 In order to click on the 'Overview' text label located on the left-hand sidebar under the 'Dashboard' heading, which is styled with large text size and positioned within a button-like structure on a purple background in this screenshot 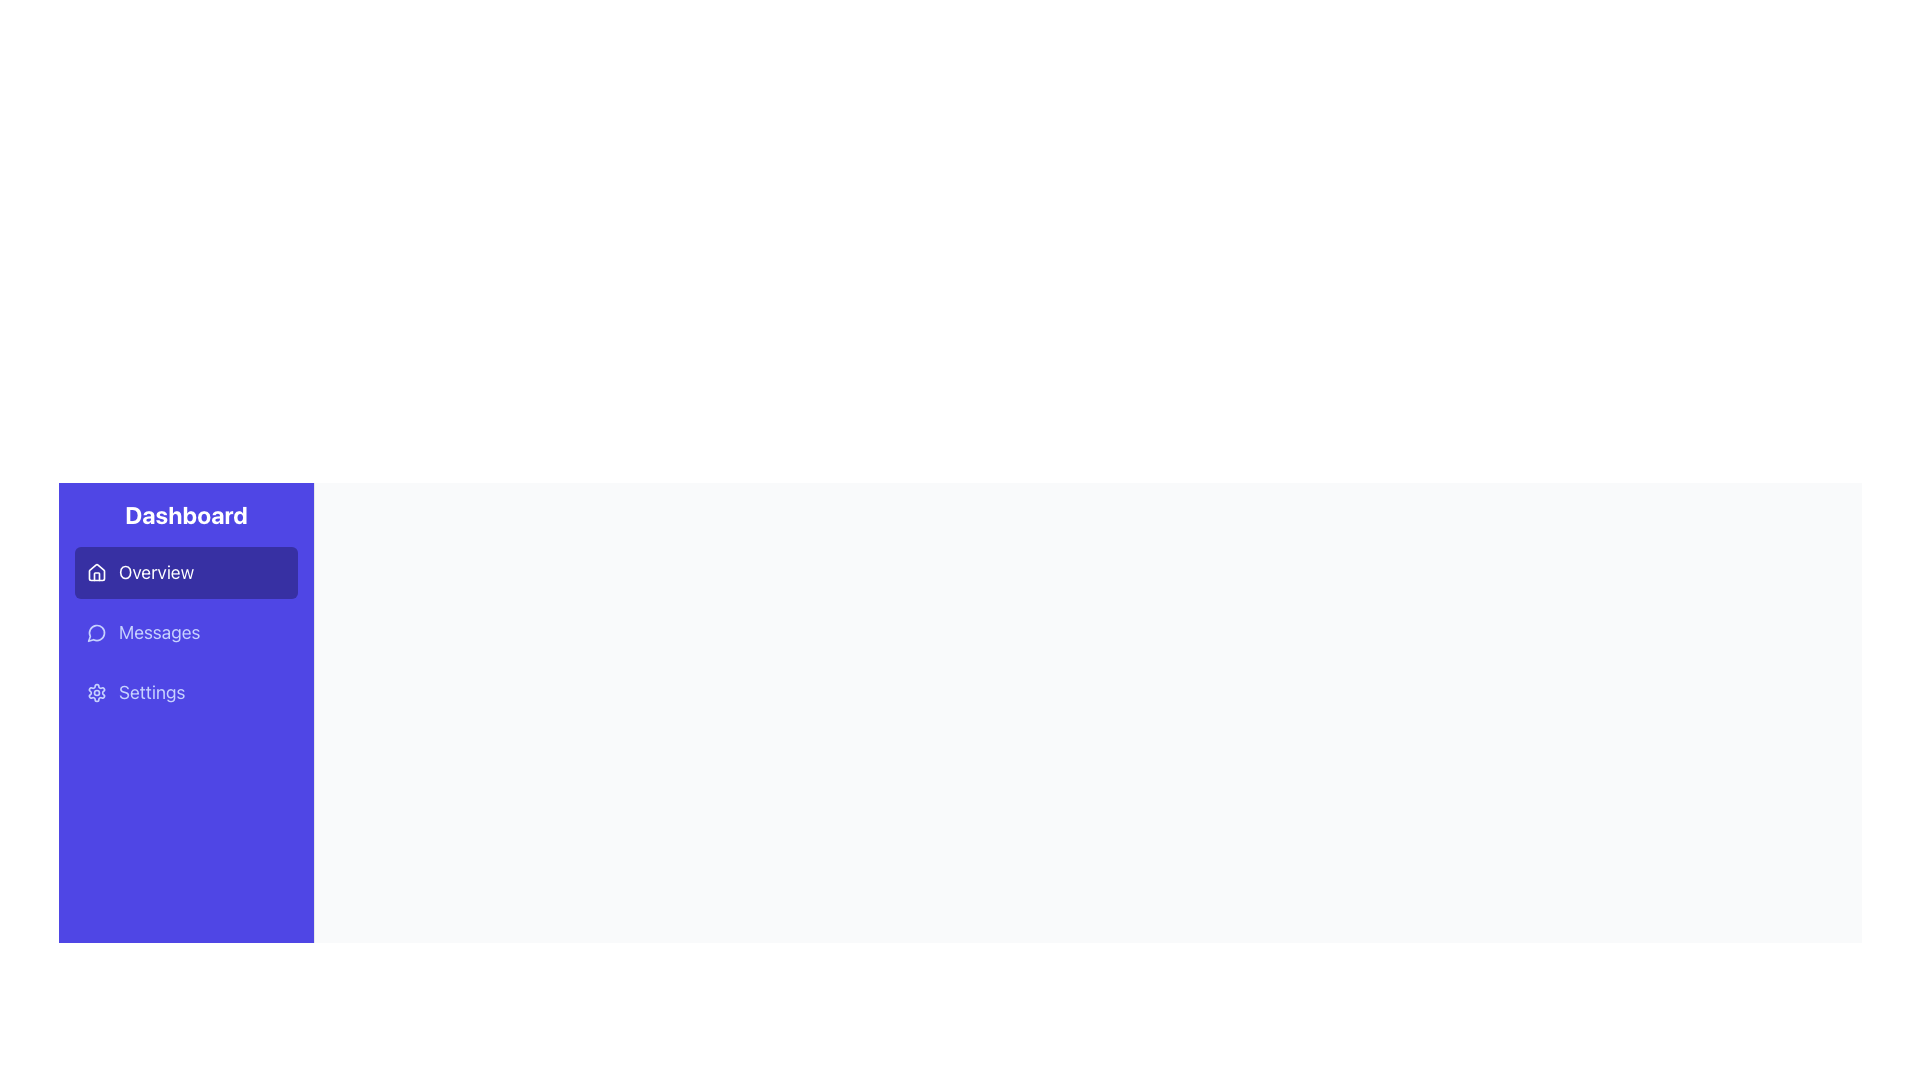, I will do `click(155, 573)`.